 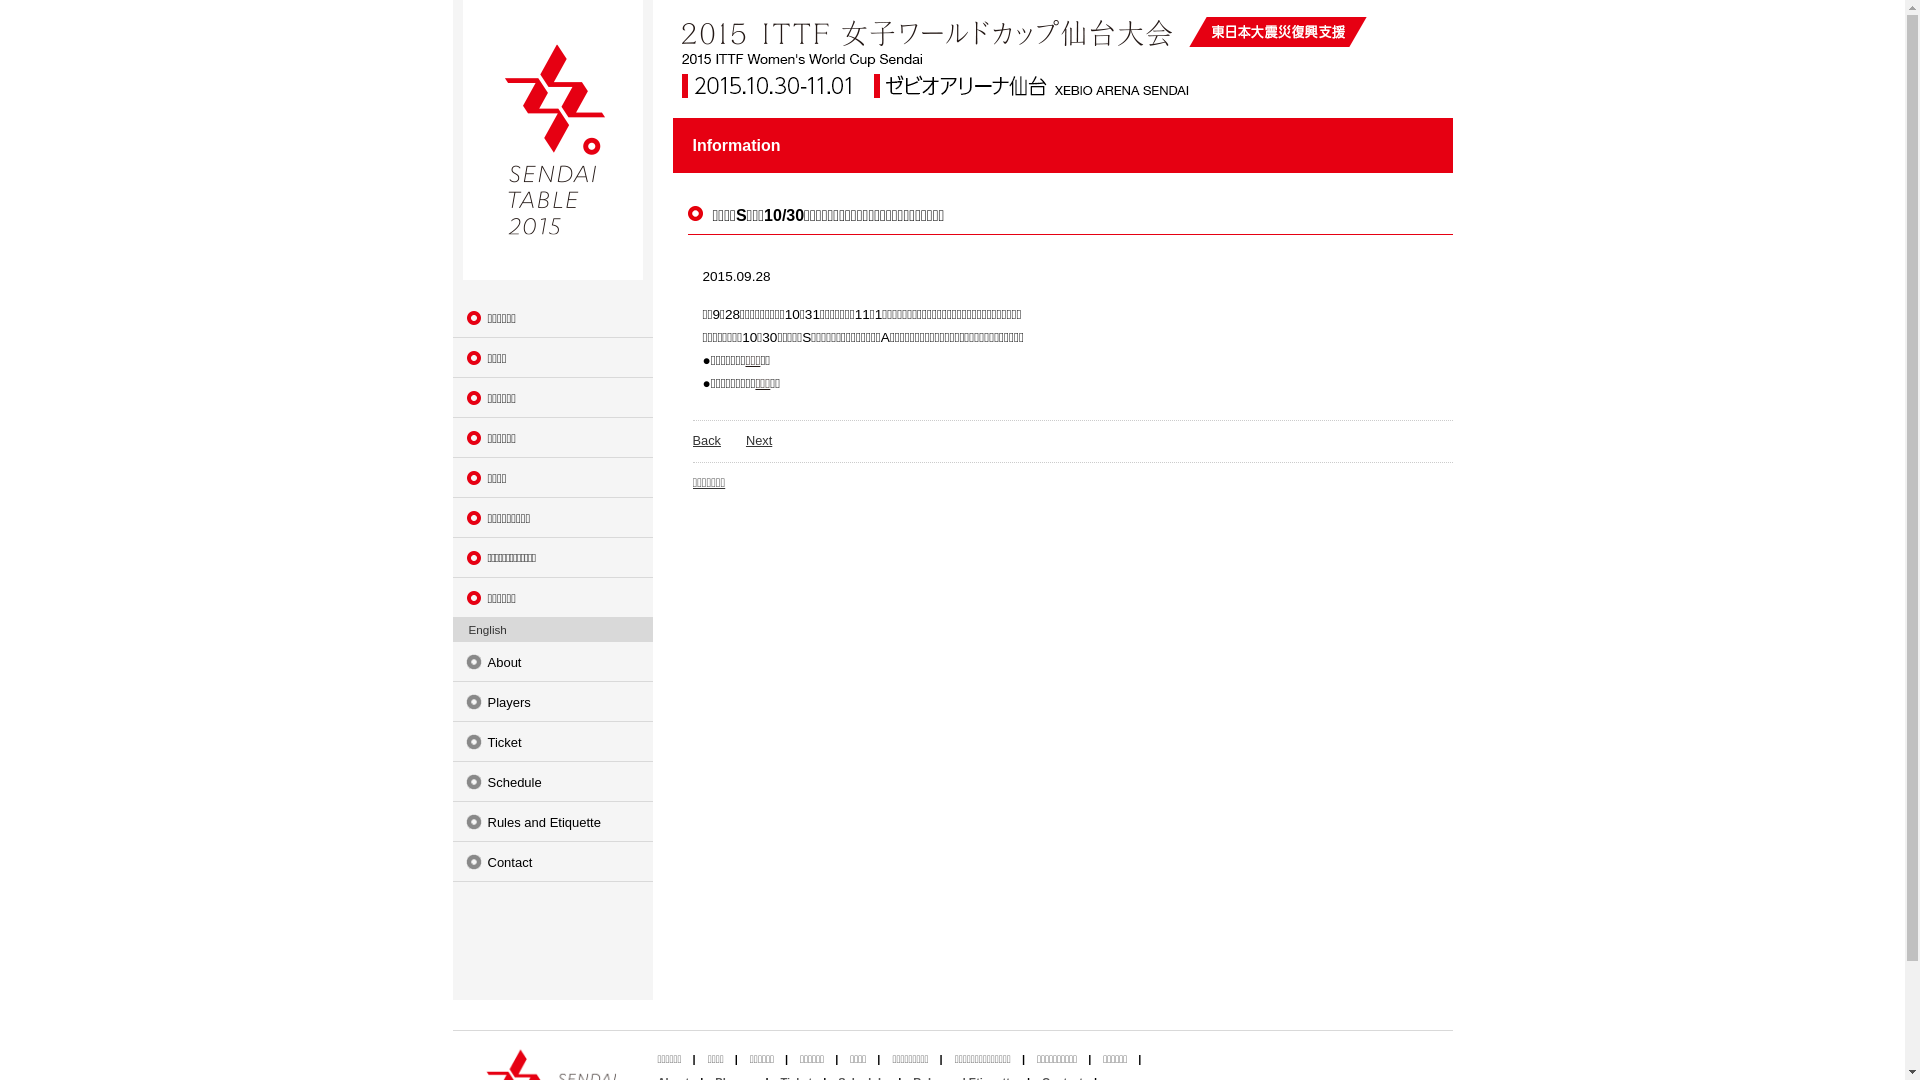 What do you see at coordinates (552, 860) in the screenshot?
I see `'Contact'` at bounding box center [552, 860].